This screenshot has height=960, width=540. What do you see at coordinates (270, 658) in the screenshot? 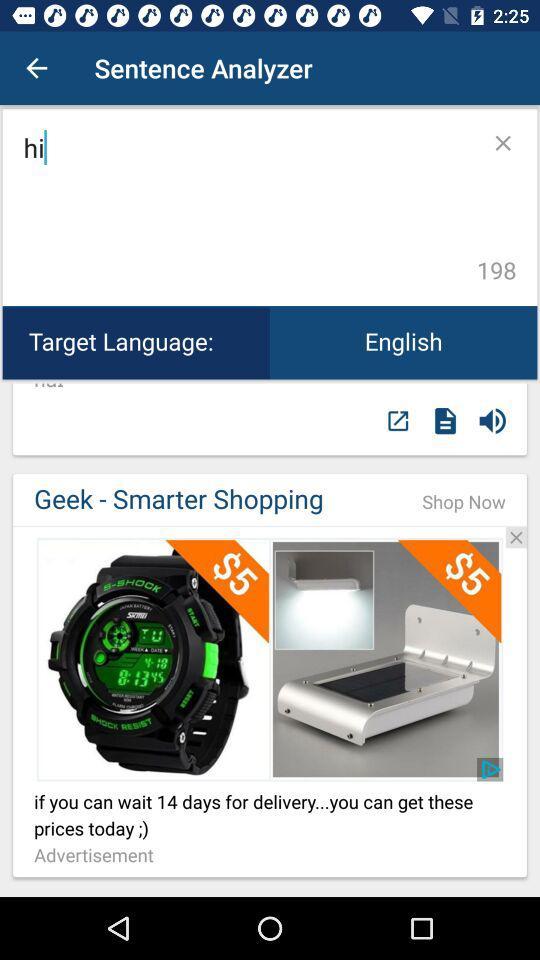
I see `advertisement website` at bounding box center [270, 658].